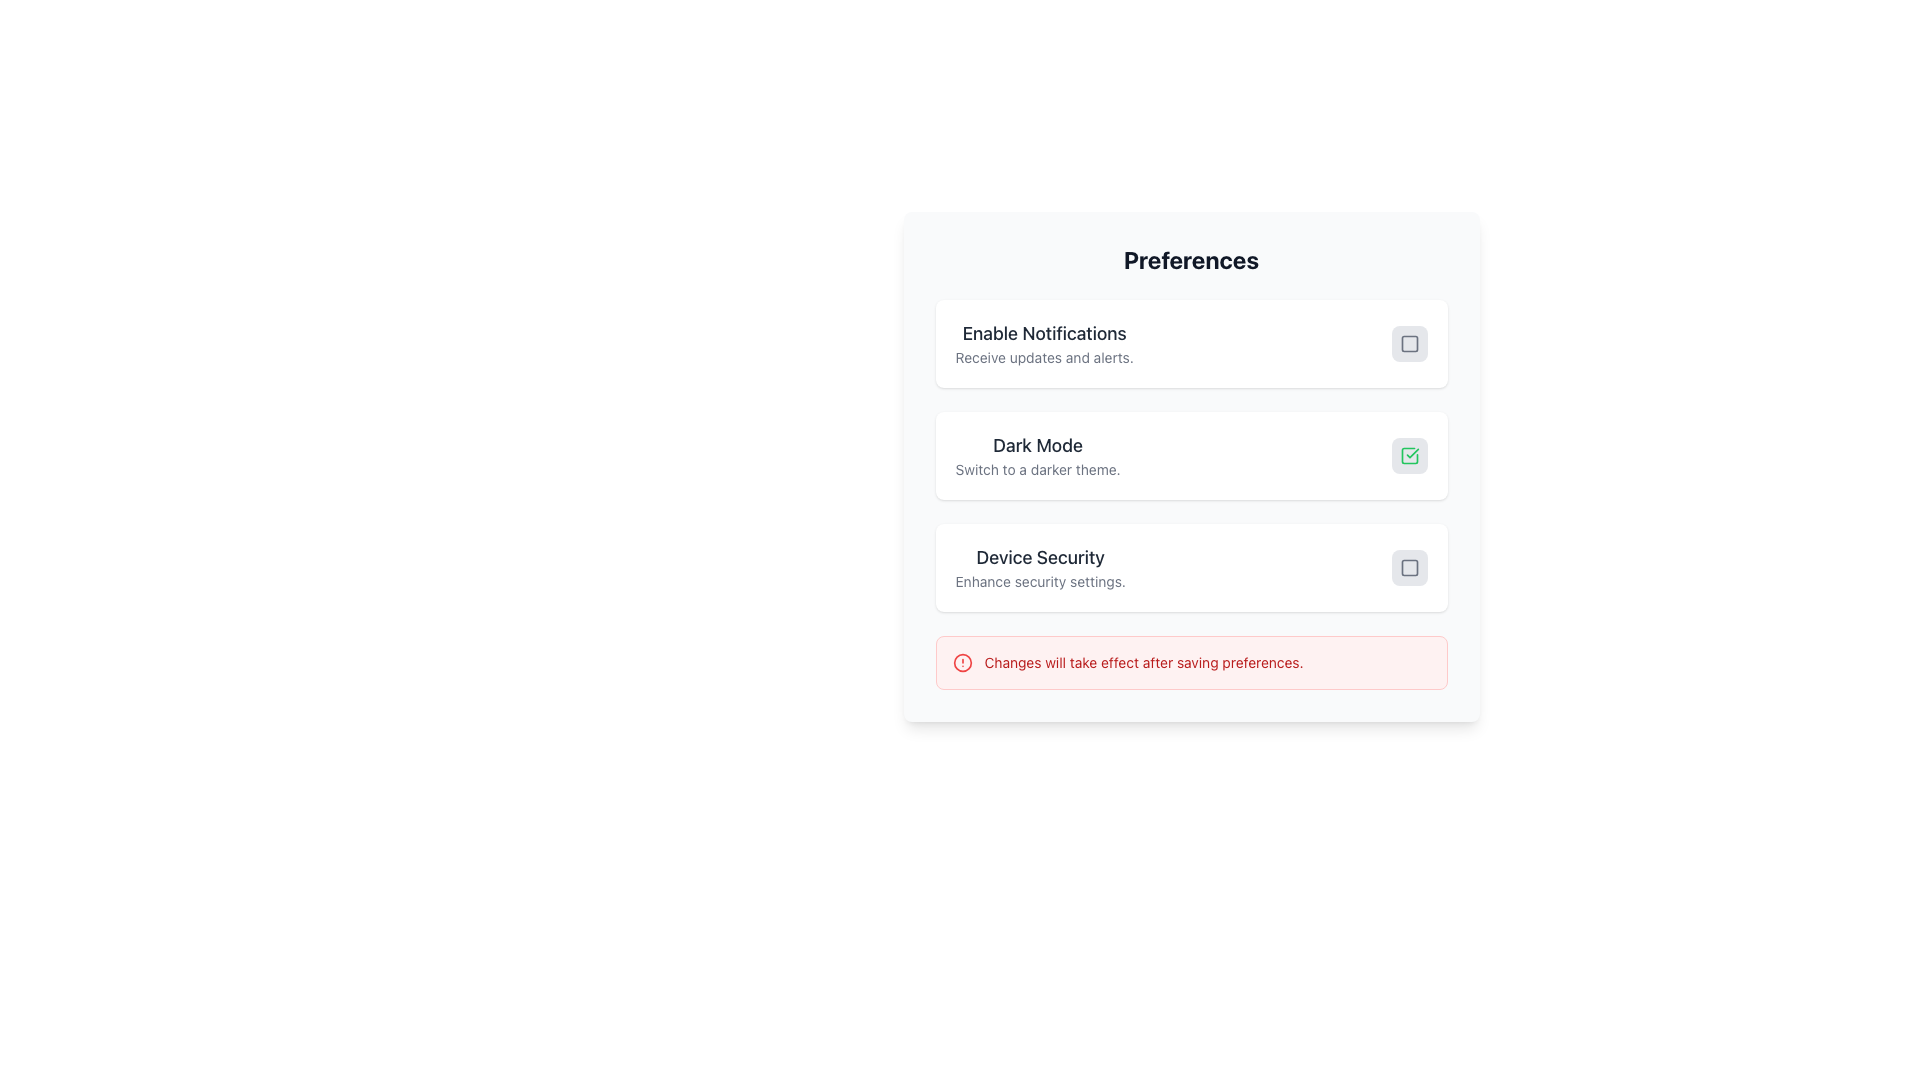 The height and width of the screenshot is (1080, 1920). Describe the element at coordinates (1408, 455) in the screenshot. I see `the second icon in the vertical list under the 'Preferences' section` at that location.